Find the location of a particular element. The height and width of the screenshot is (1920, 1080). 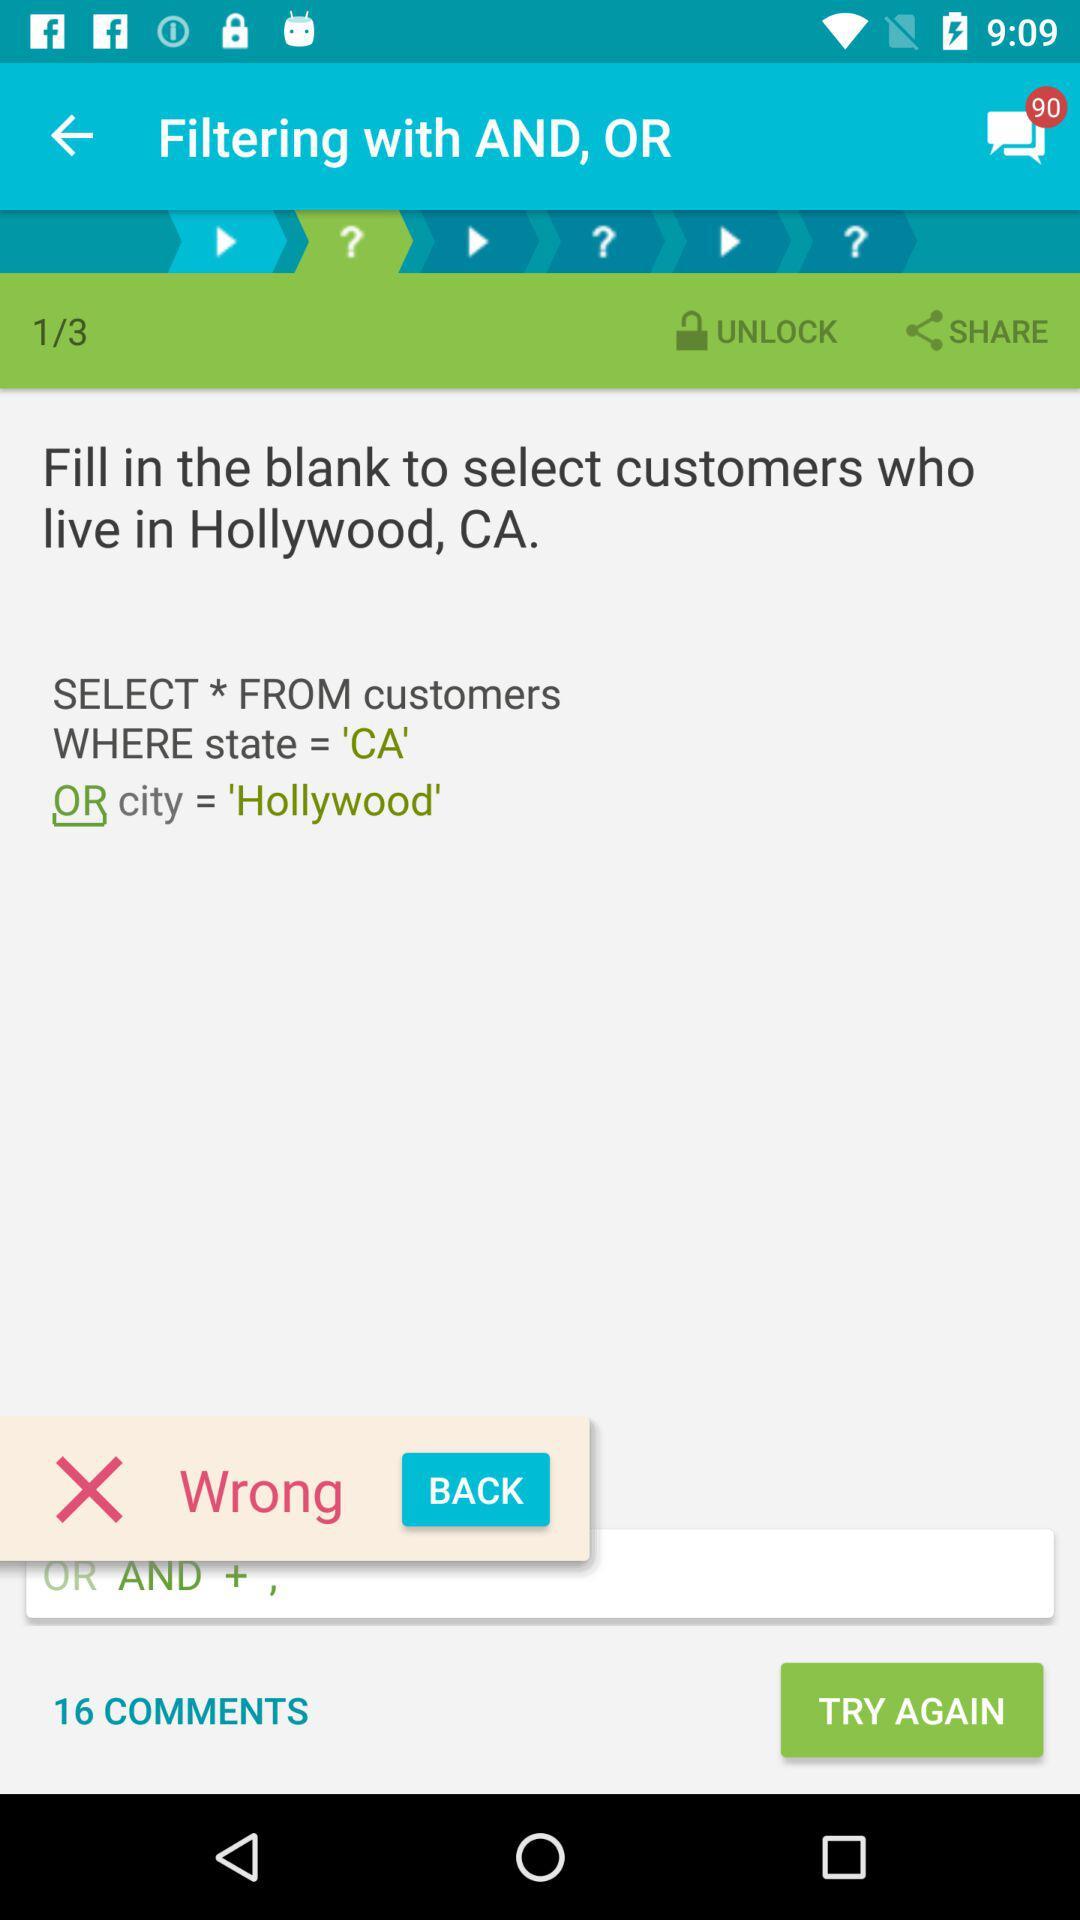

item next to filtering with and item is located at coordinates (72, 135).